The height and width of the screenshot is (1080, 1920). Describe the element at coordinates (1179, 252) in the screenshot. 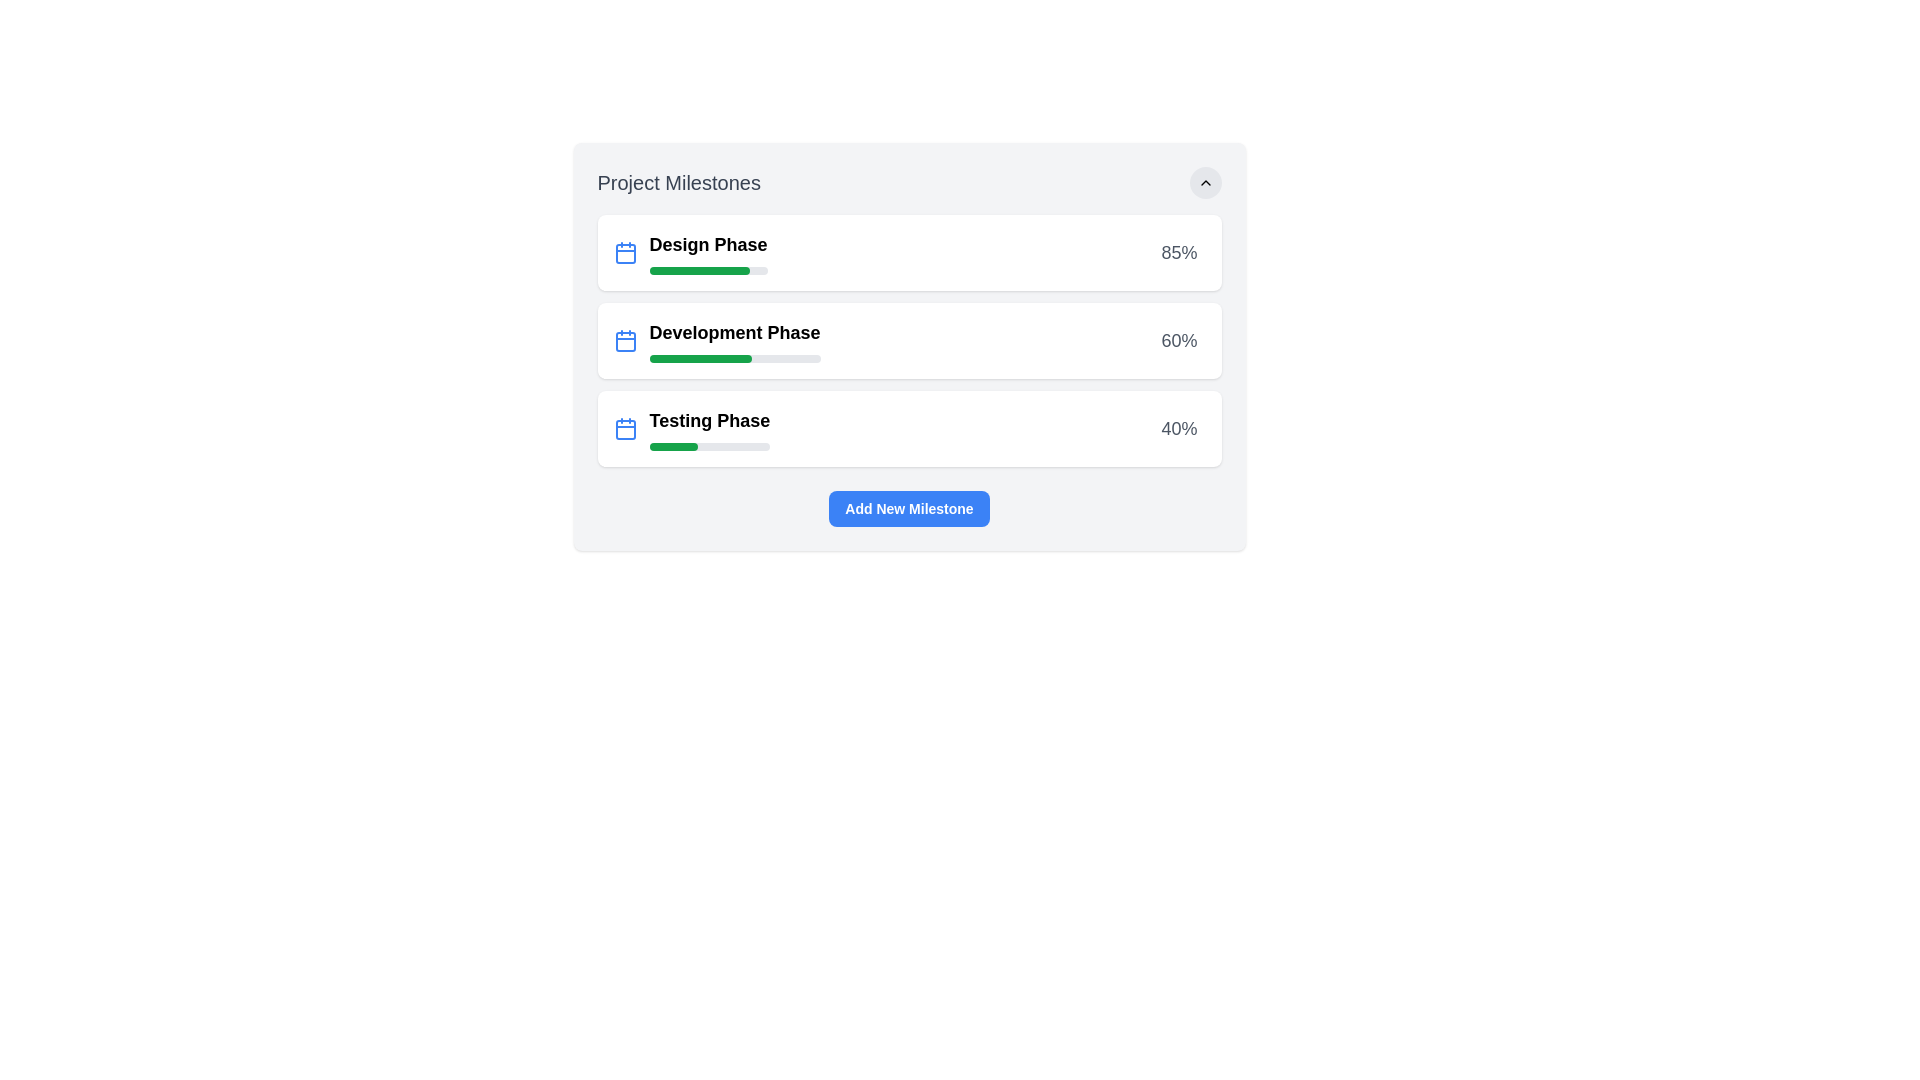

I see `the text label displaying '85%' in bold gray font, located at the far right of the 'Design Phase' progress tracking row` at that location.